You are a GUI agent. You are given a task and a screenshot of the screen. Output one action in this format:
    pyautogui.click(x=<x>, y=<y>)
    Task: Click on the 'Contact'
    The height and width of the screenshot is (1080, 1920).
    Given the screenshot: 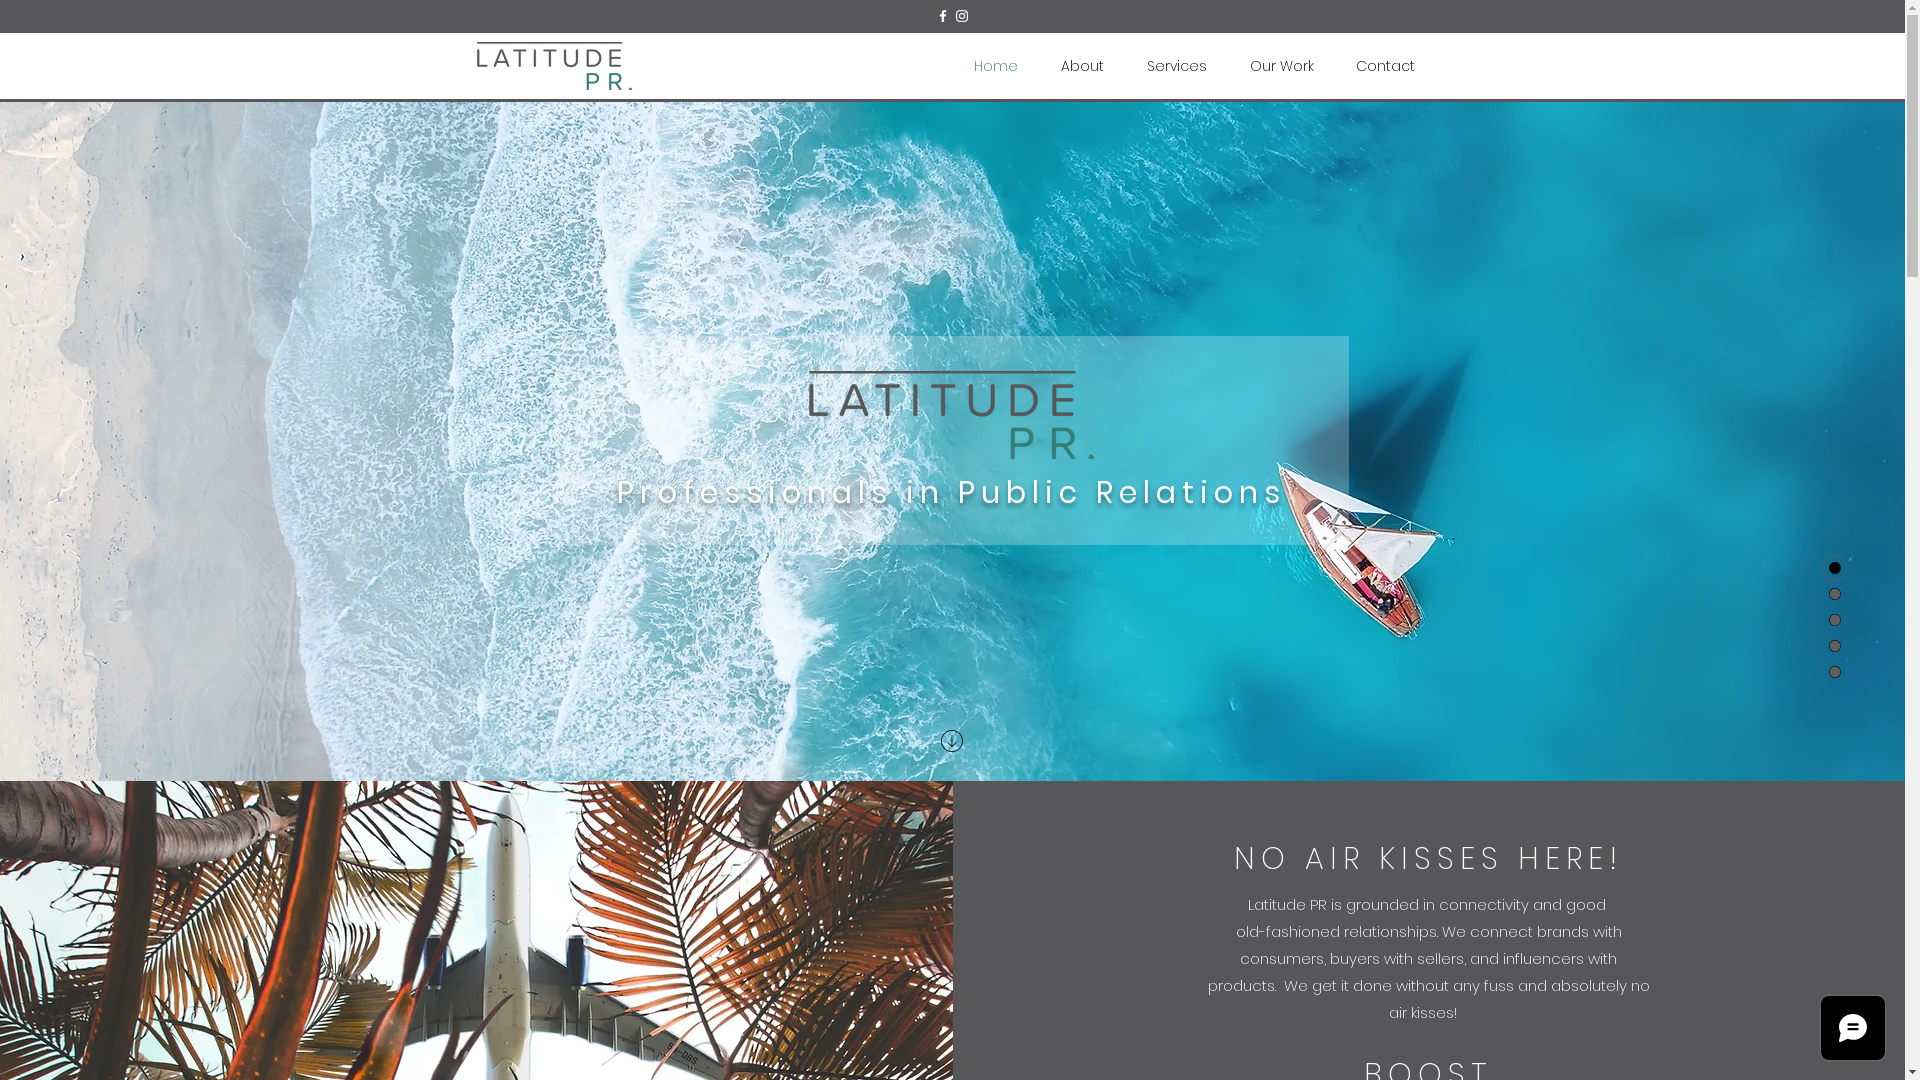 What is the action you would take?
    pyautogui.click(x=1334, y=65)
    